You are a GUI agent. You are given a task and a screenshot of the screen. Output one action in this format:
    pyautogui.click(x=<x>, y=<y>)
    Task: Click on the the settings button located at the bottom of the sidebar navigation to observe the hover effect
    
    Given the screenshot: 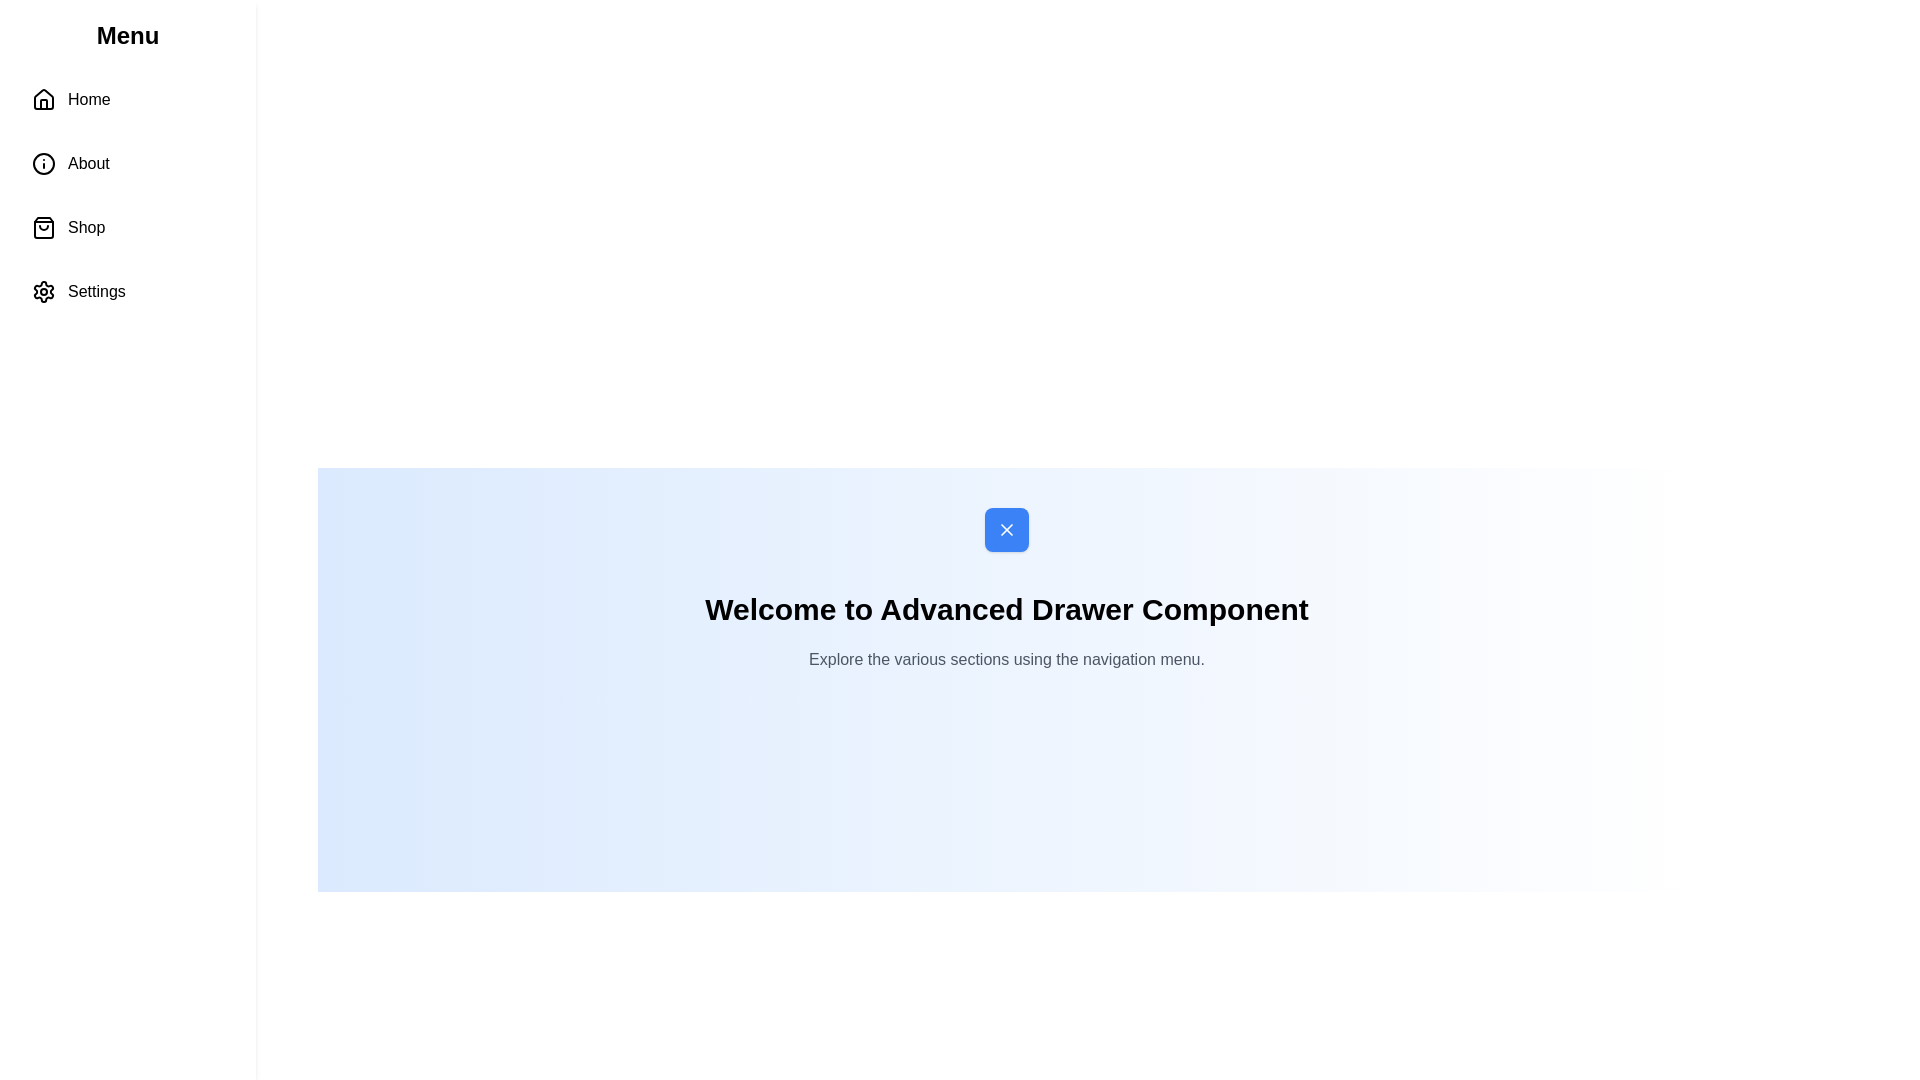 What is the action you would take?
    pyautogui.click(x=127, y=292)
    